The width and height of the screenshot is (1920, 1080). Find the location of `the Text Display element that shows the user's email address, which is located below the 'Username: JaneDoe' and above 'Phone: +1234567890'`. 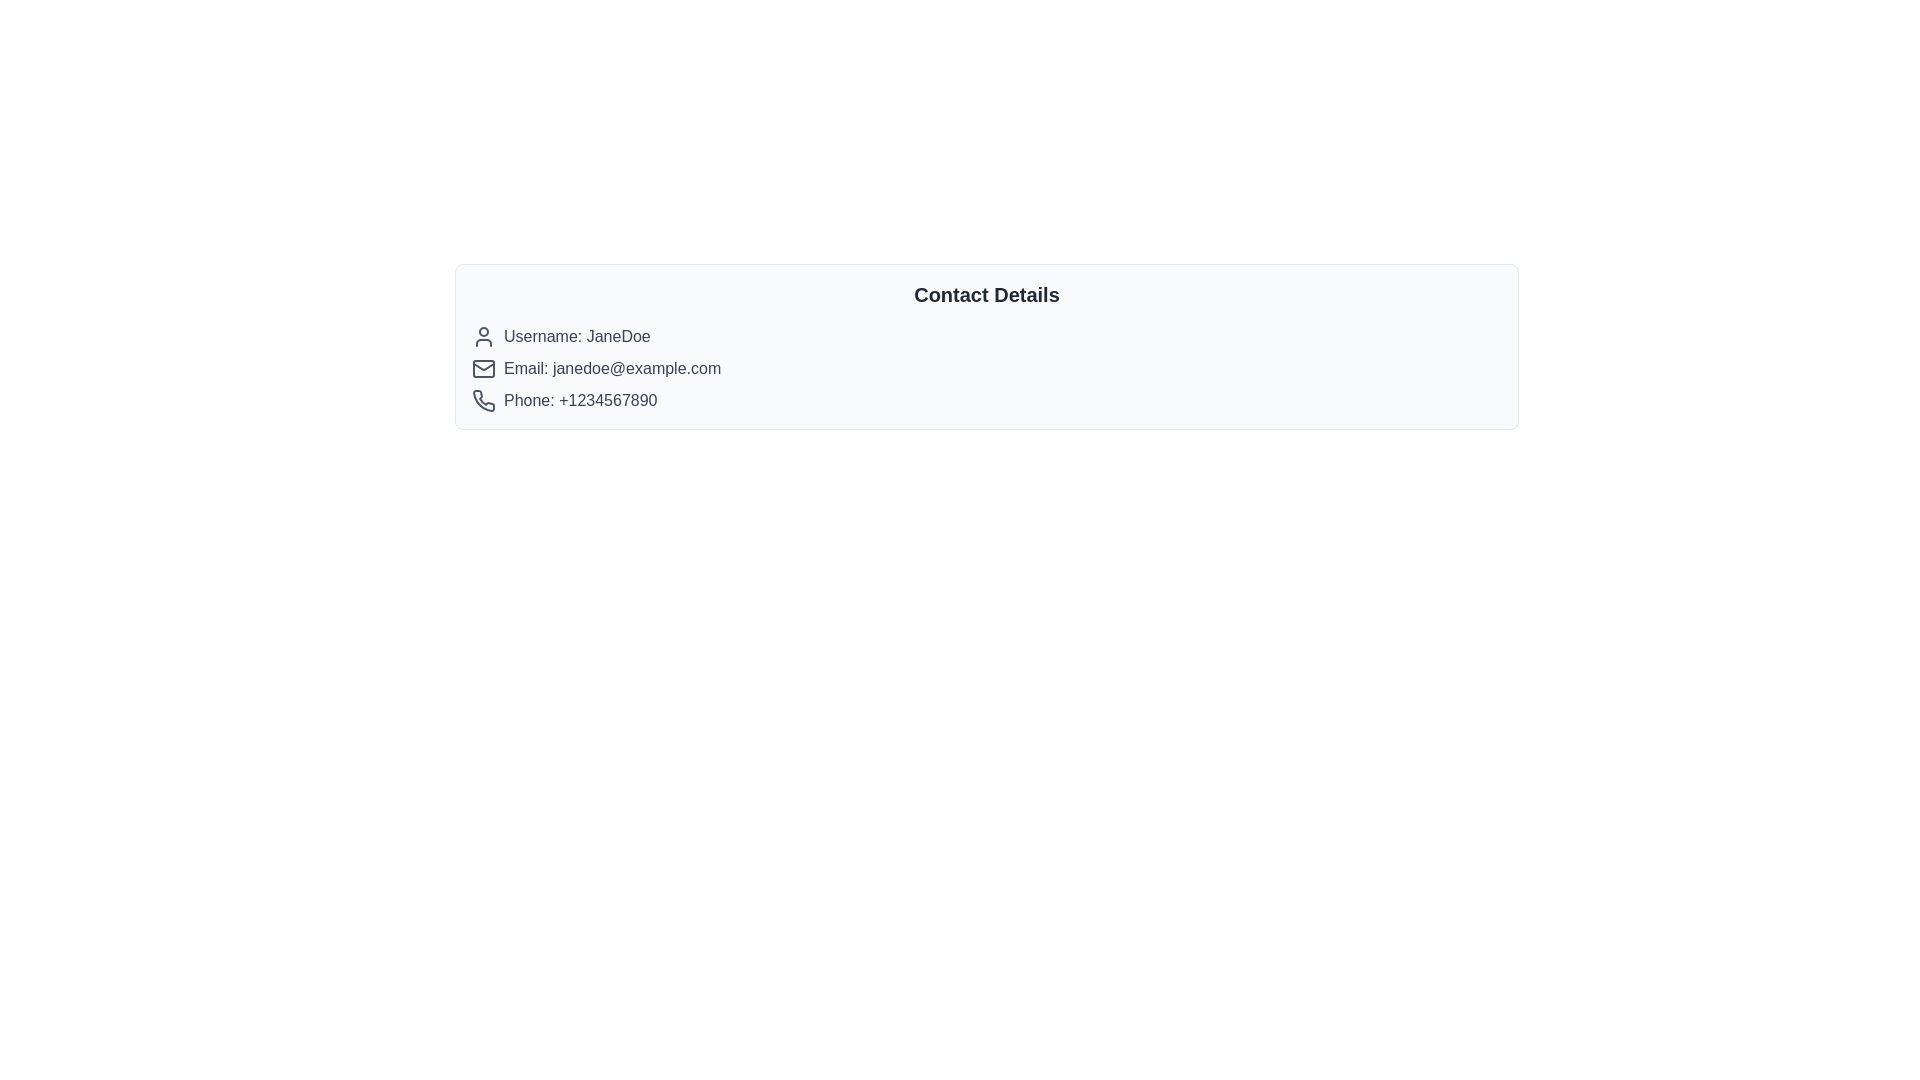

the Text Display element that shows the user's email address, which is located below the 'Username: JaneDoe' and above 'Phone: +1234567890' is located at coordinates (611, 369).